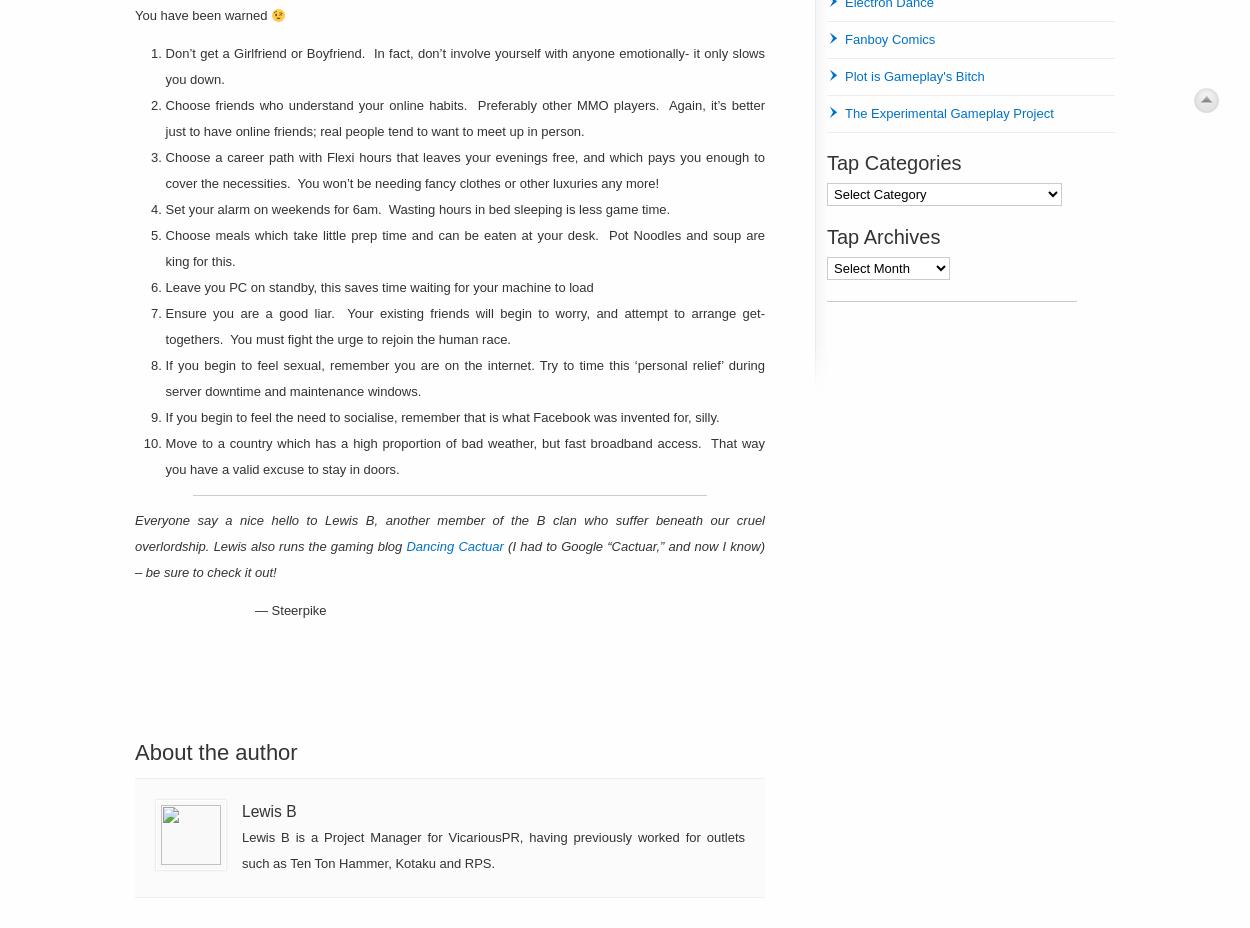 The width and height of the screenshot is (1250, 928). I want to click on 'Move to a country which has a high proportion of bad weather, but fast broadband access.  That way you have a valid excuse to stay in doors.', so click(464, 456).